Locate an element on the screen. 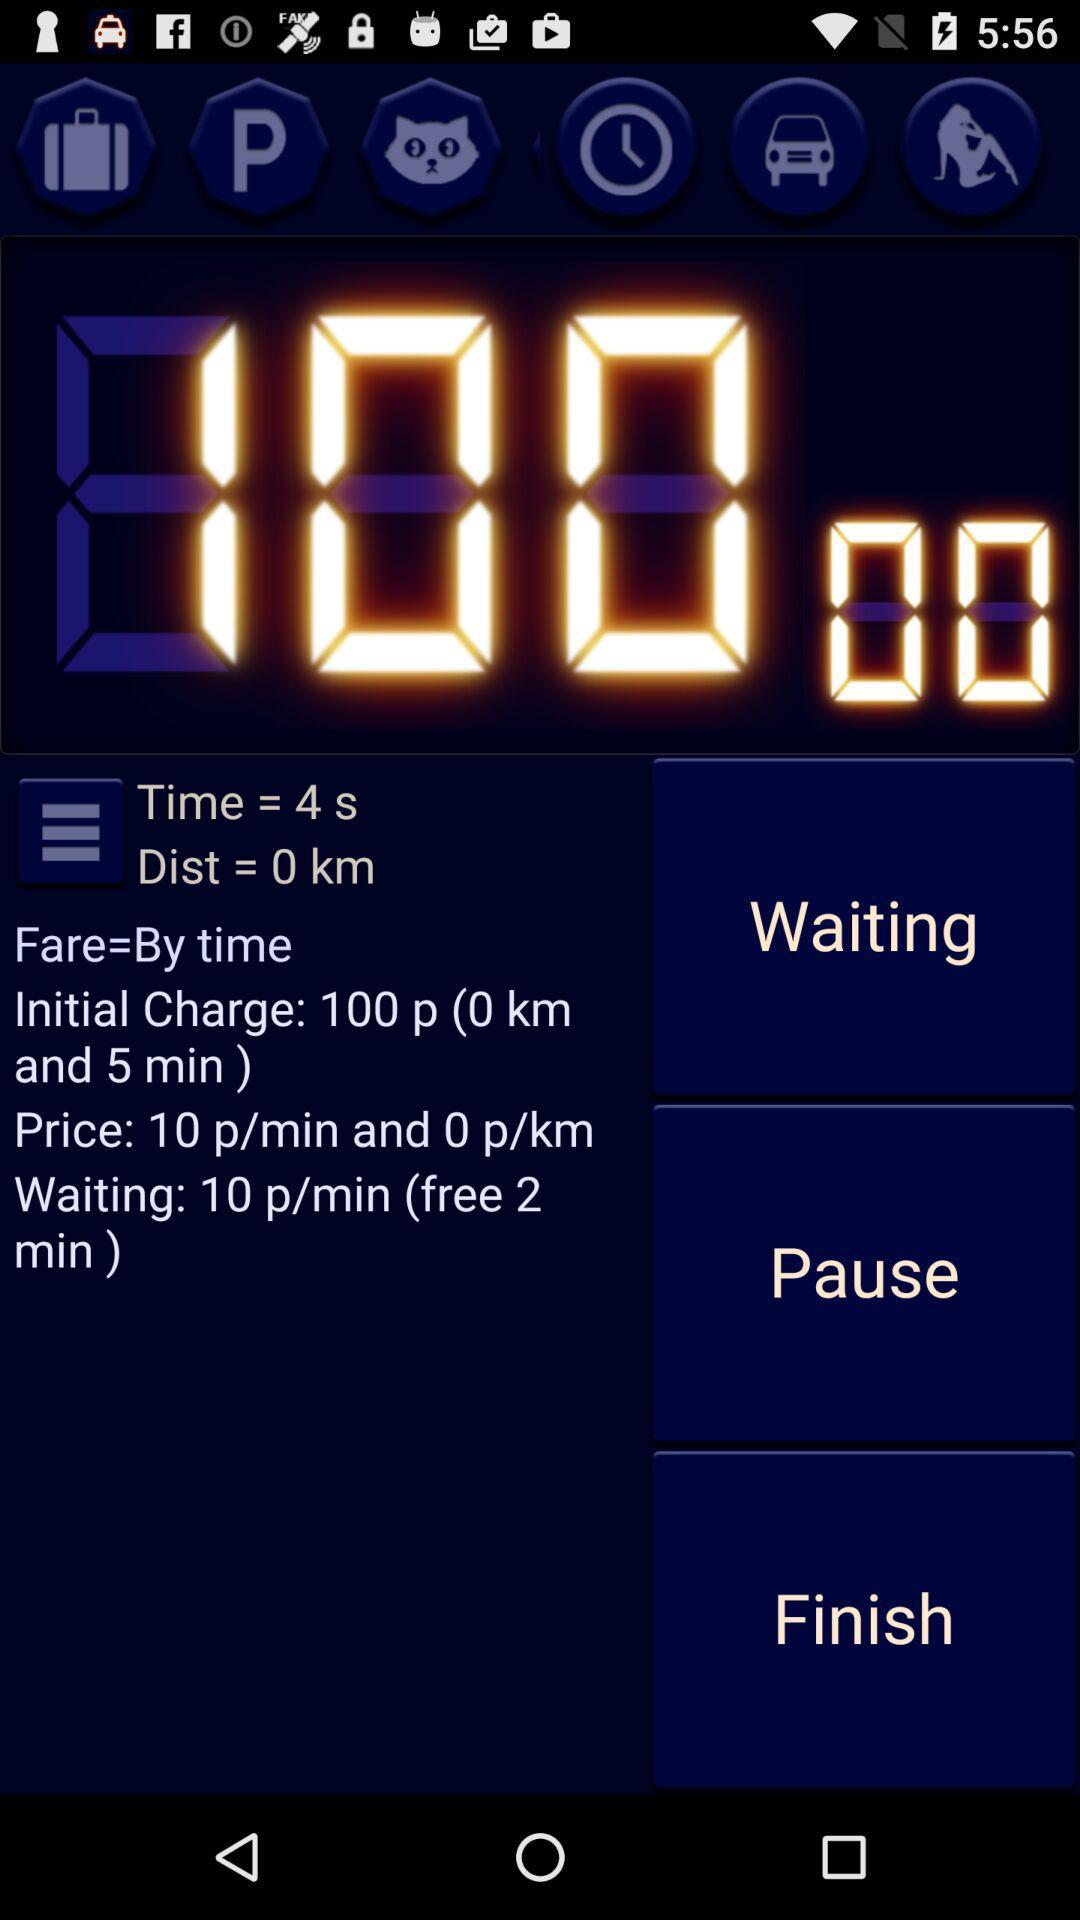 This screenshot has width=1080, height=1920. the time icon is located at coordinates (625, 158).